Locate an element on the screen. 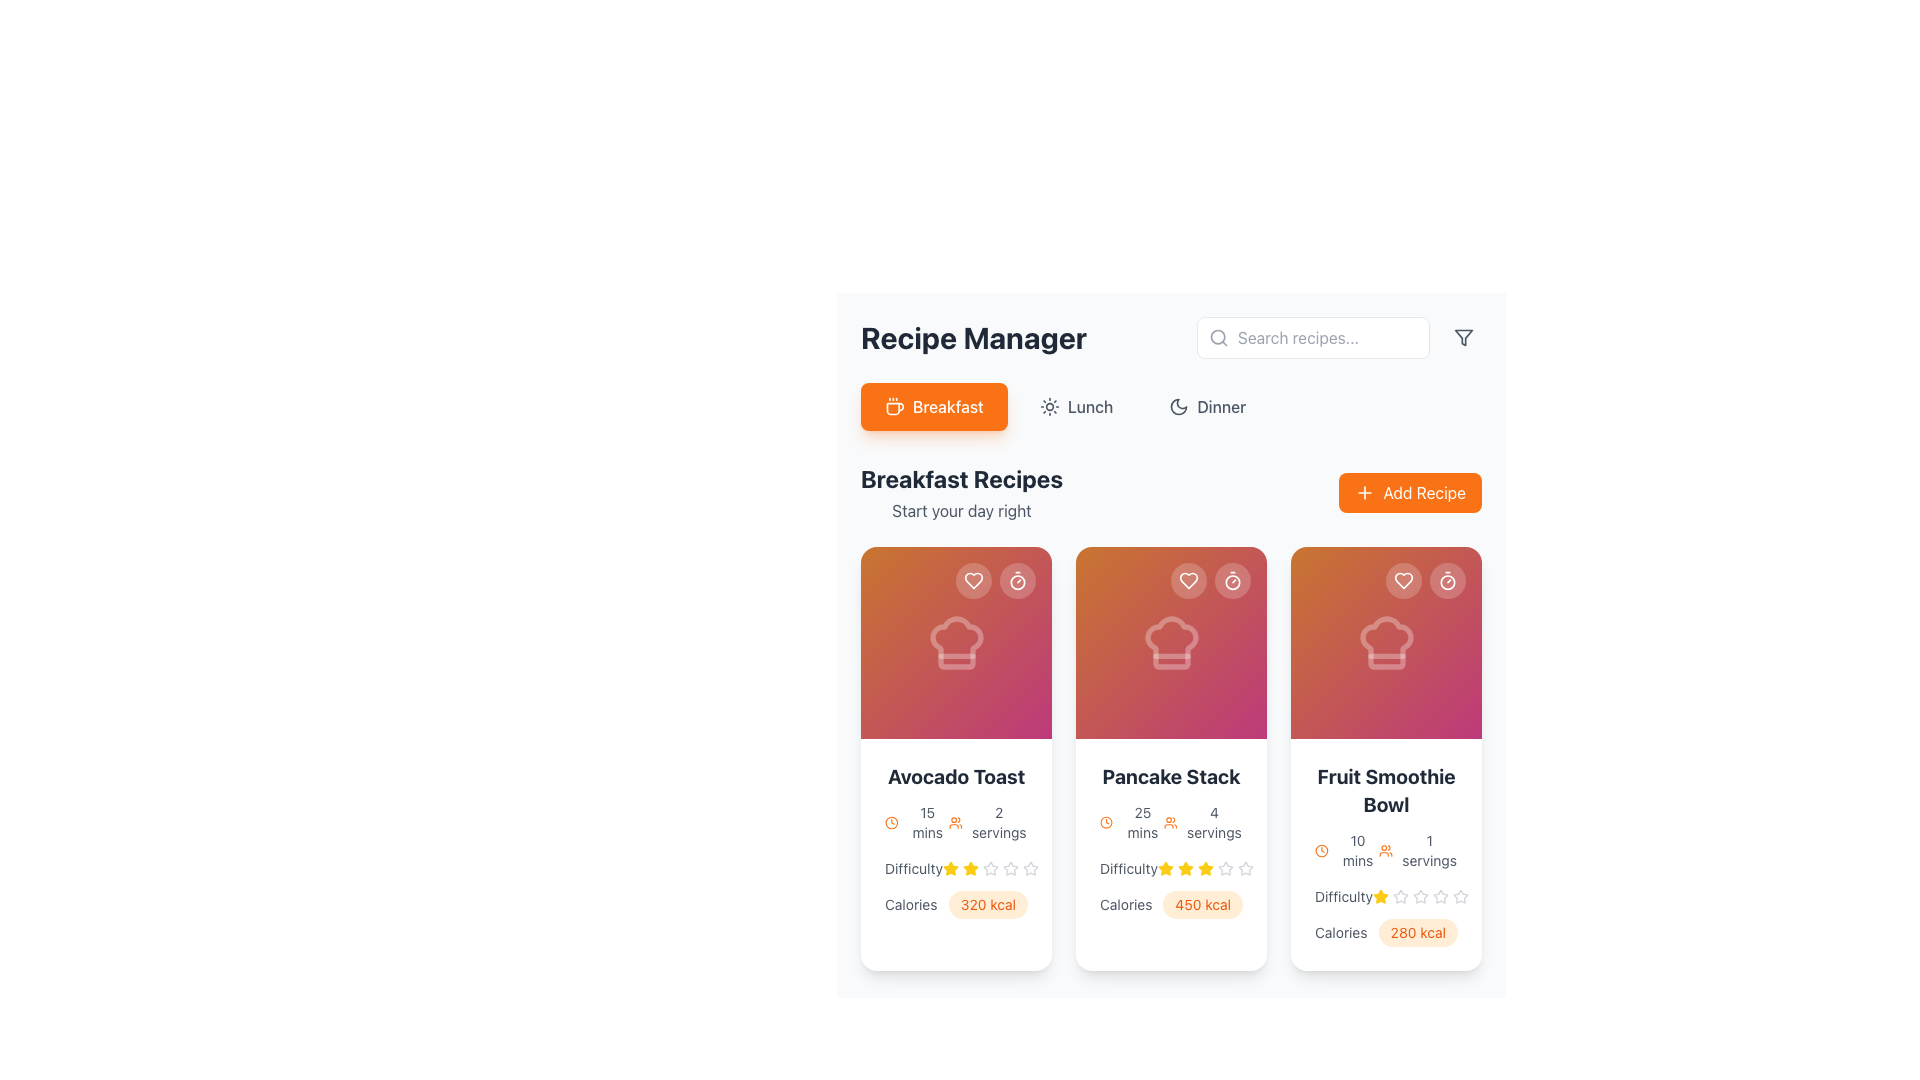  the star icons in the 'Difficulty' rating display of the 'Avocado Toast' card to modify the rating is located at coordinates (955, 867).